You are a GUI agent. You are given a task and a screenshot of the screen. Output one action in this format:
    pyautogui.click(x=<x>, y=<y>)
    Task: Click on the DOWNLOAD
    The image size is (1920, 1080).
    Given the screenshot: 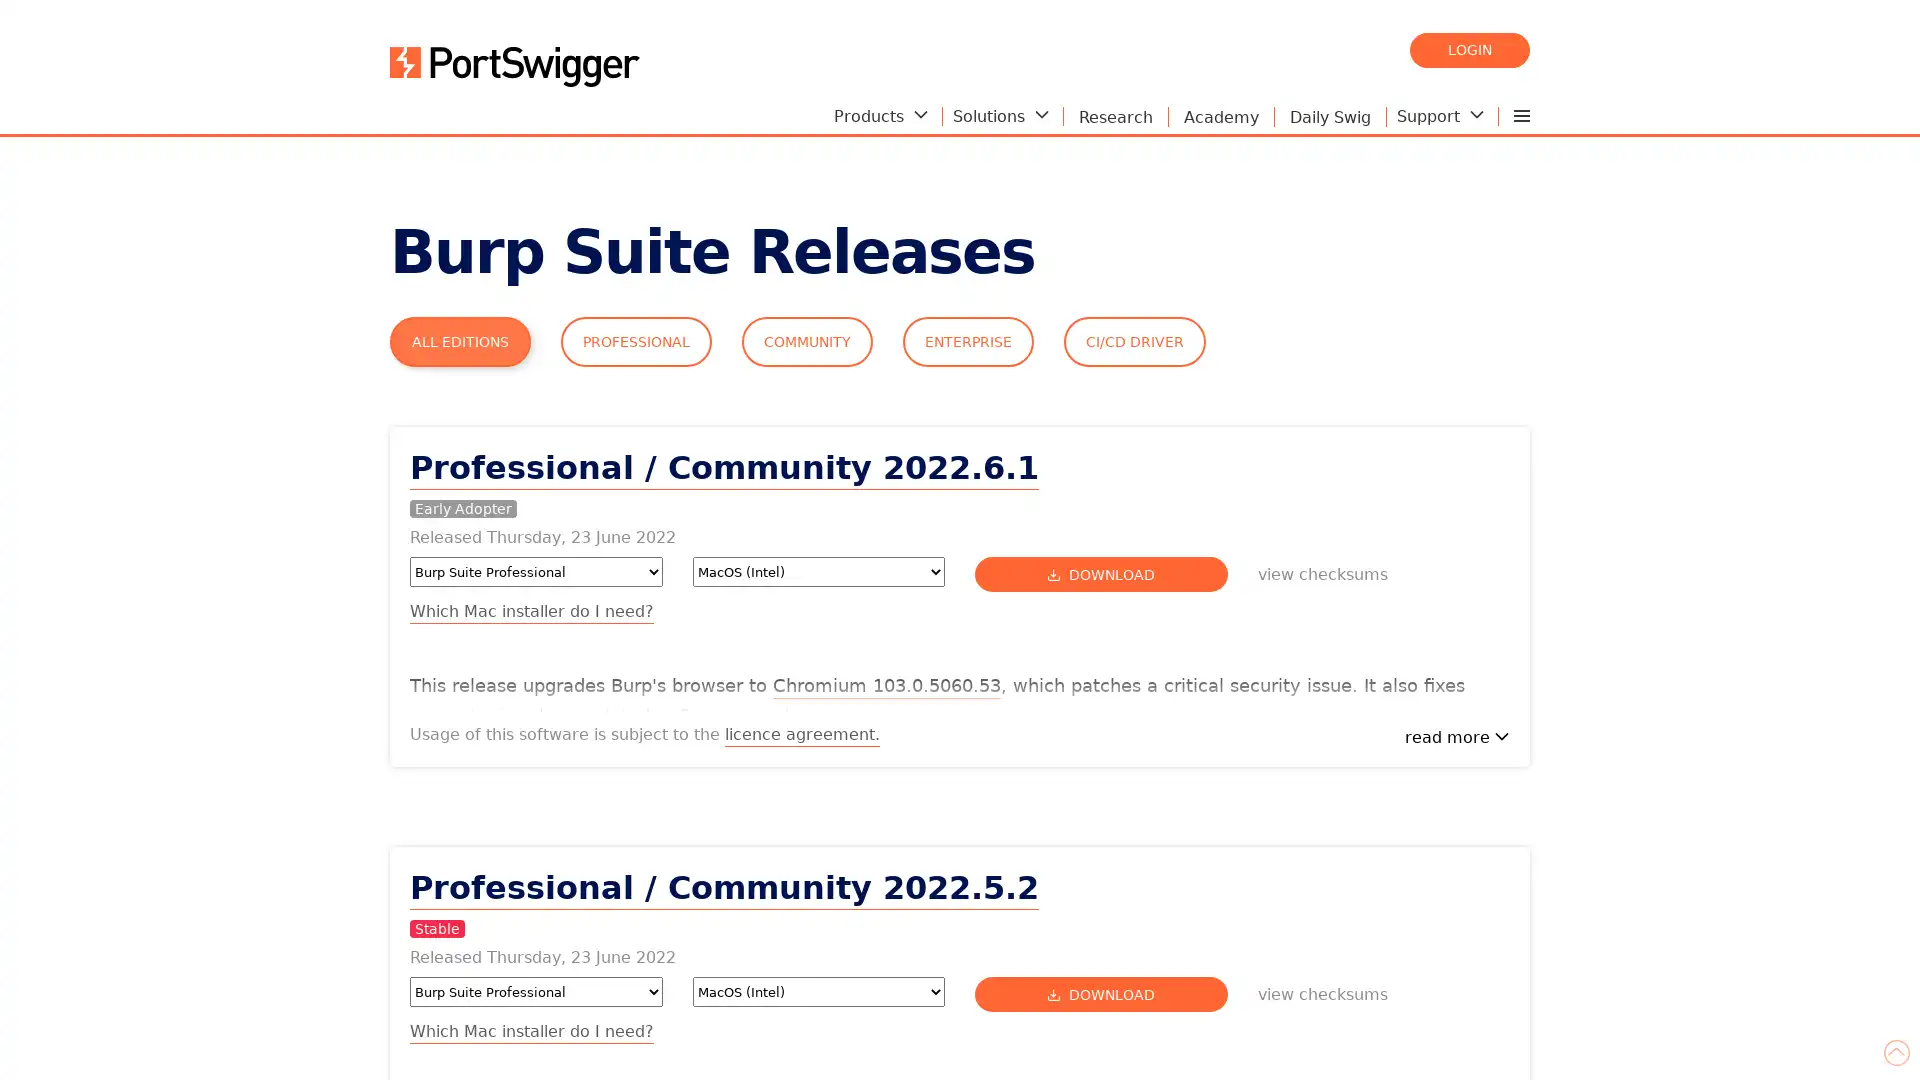 What is the action you would take?
    pyautogui.click(x=1099, y=574)
    